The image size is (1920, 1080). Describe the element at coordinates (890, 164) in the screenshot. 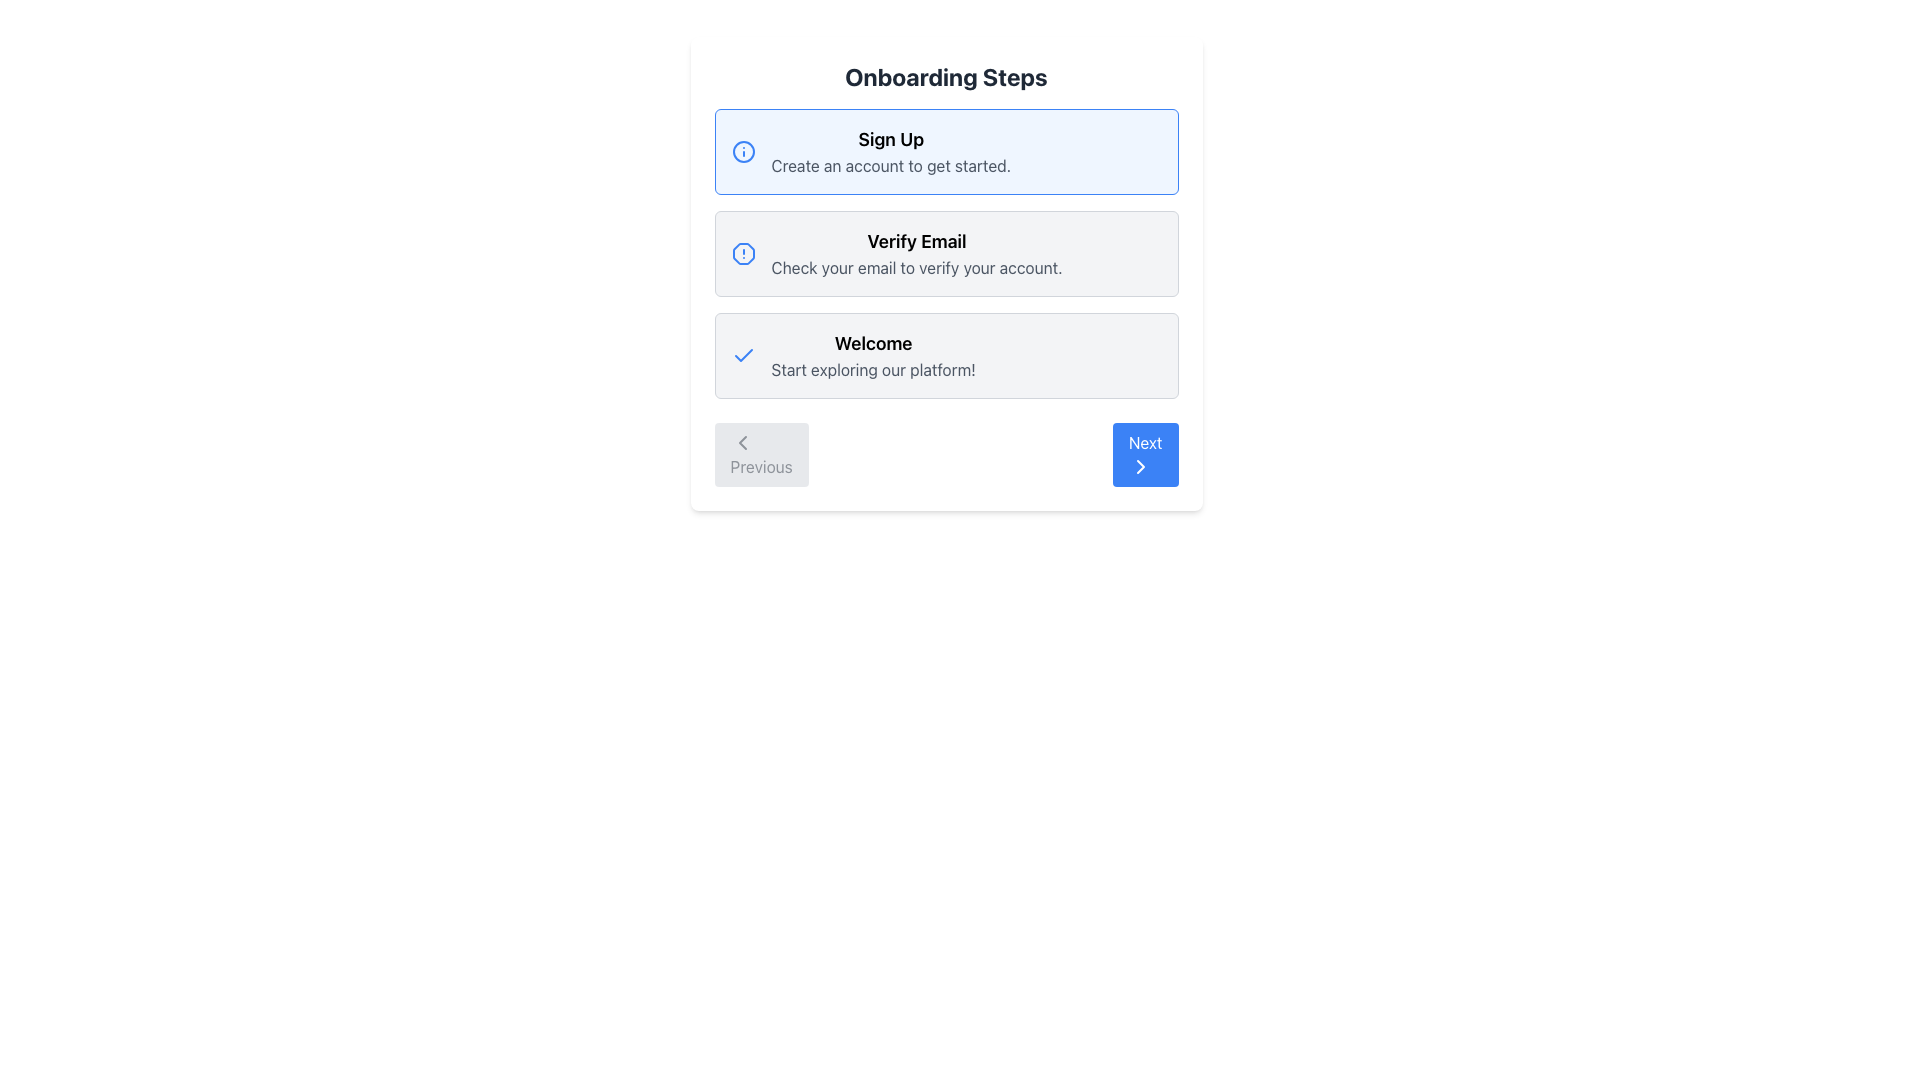

I see `the static text reading 'Create an account to get started.' which is styled in gray and positioned below the bold text 'Sign Up' in the 'Onboarding Steps' widget` at that location.